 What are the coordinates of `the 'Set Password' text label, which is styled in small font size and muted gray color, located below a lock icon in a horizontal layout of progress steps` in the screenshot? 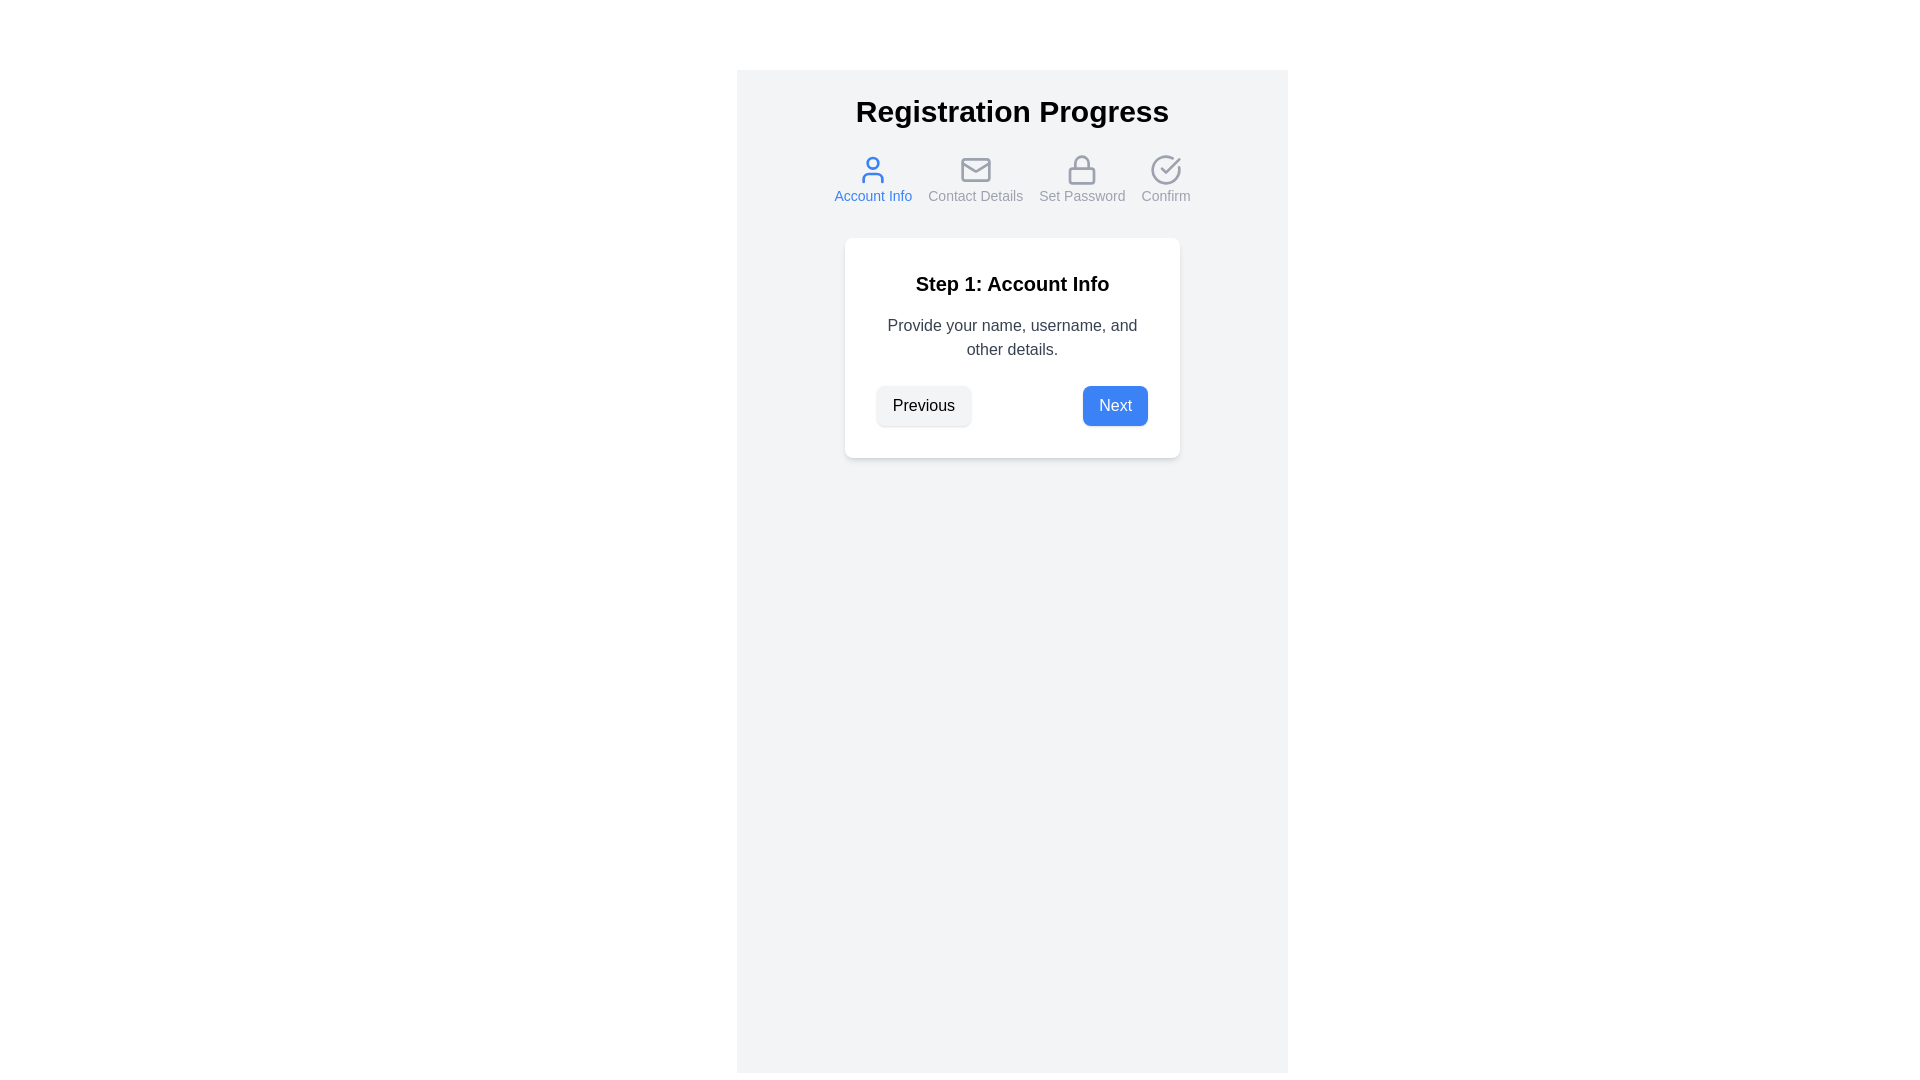 It's located at (1081, 196).